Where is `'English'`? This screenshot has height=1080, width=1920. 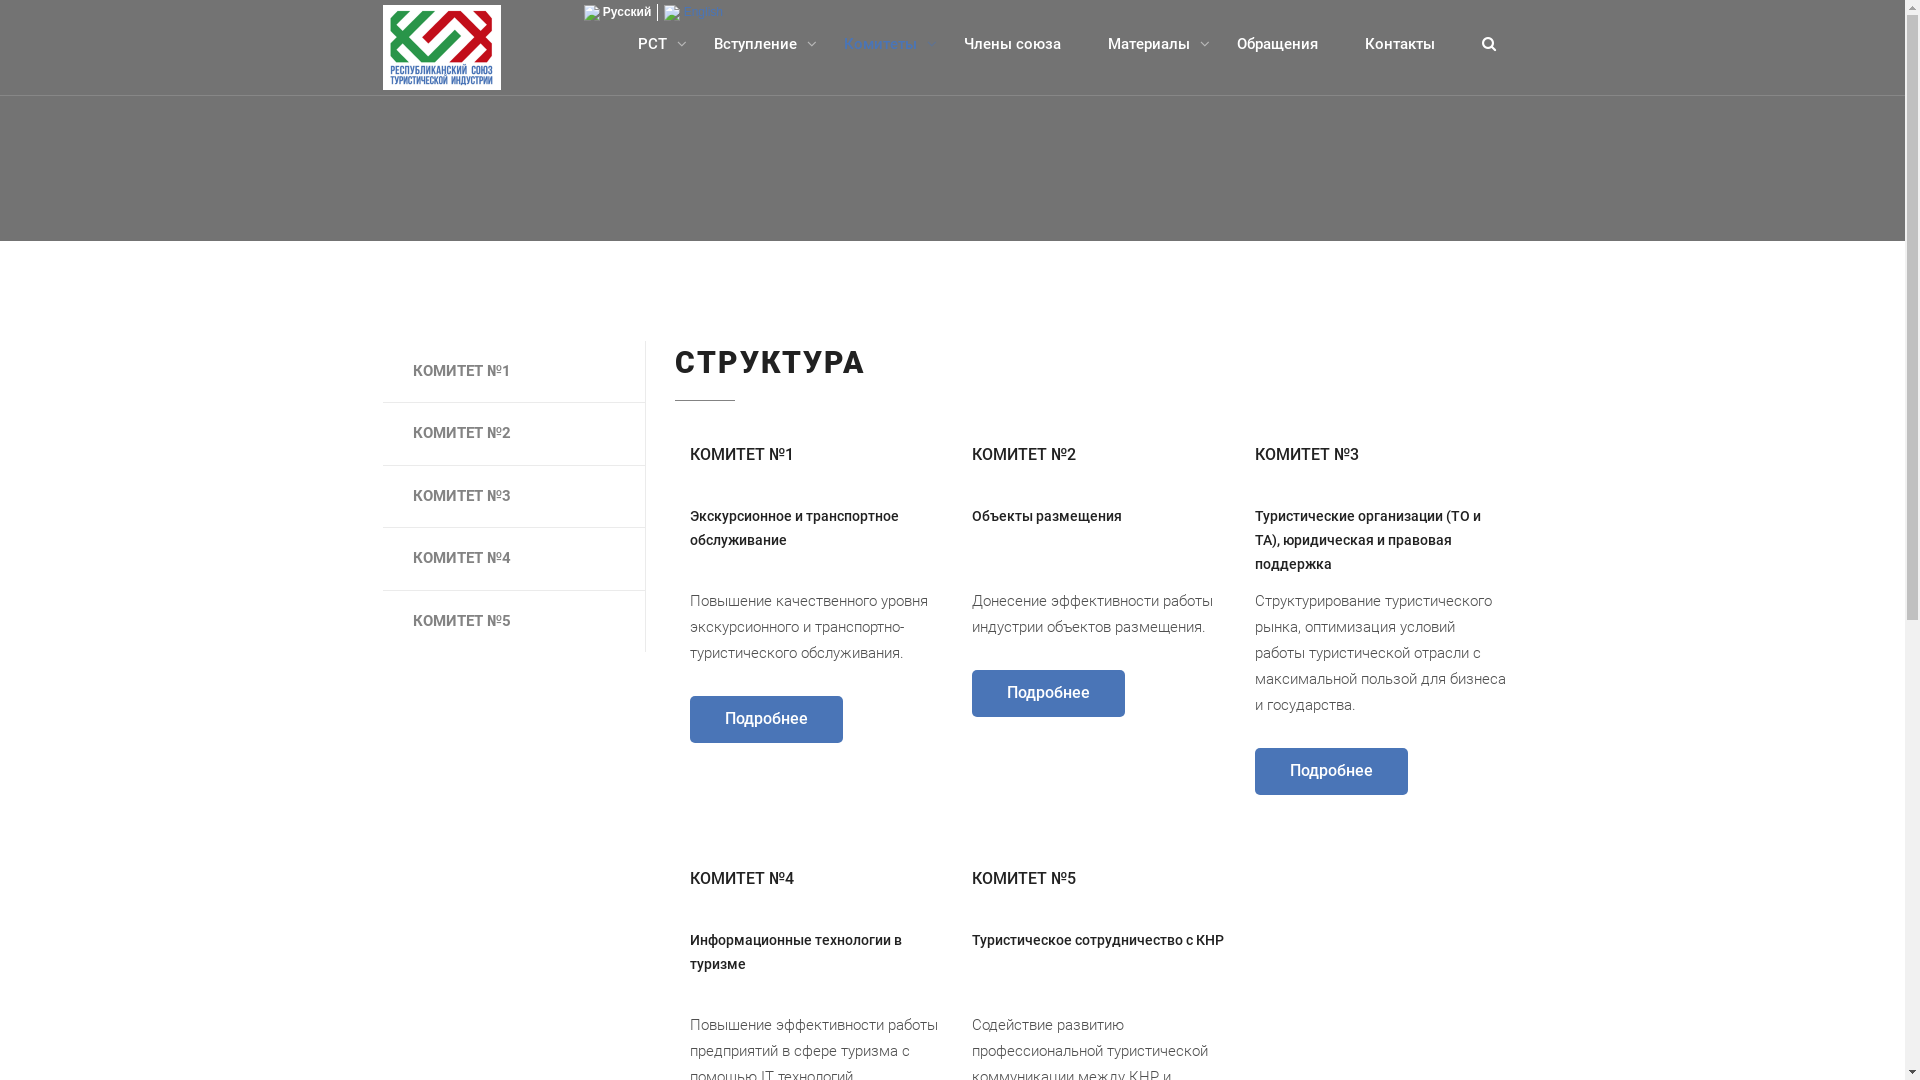 'English' is located at coordinates (693, 11).